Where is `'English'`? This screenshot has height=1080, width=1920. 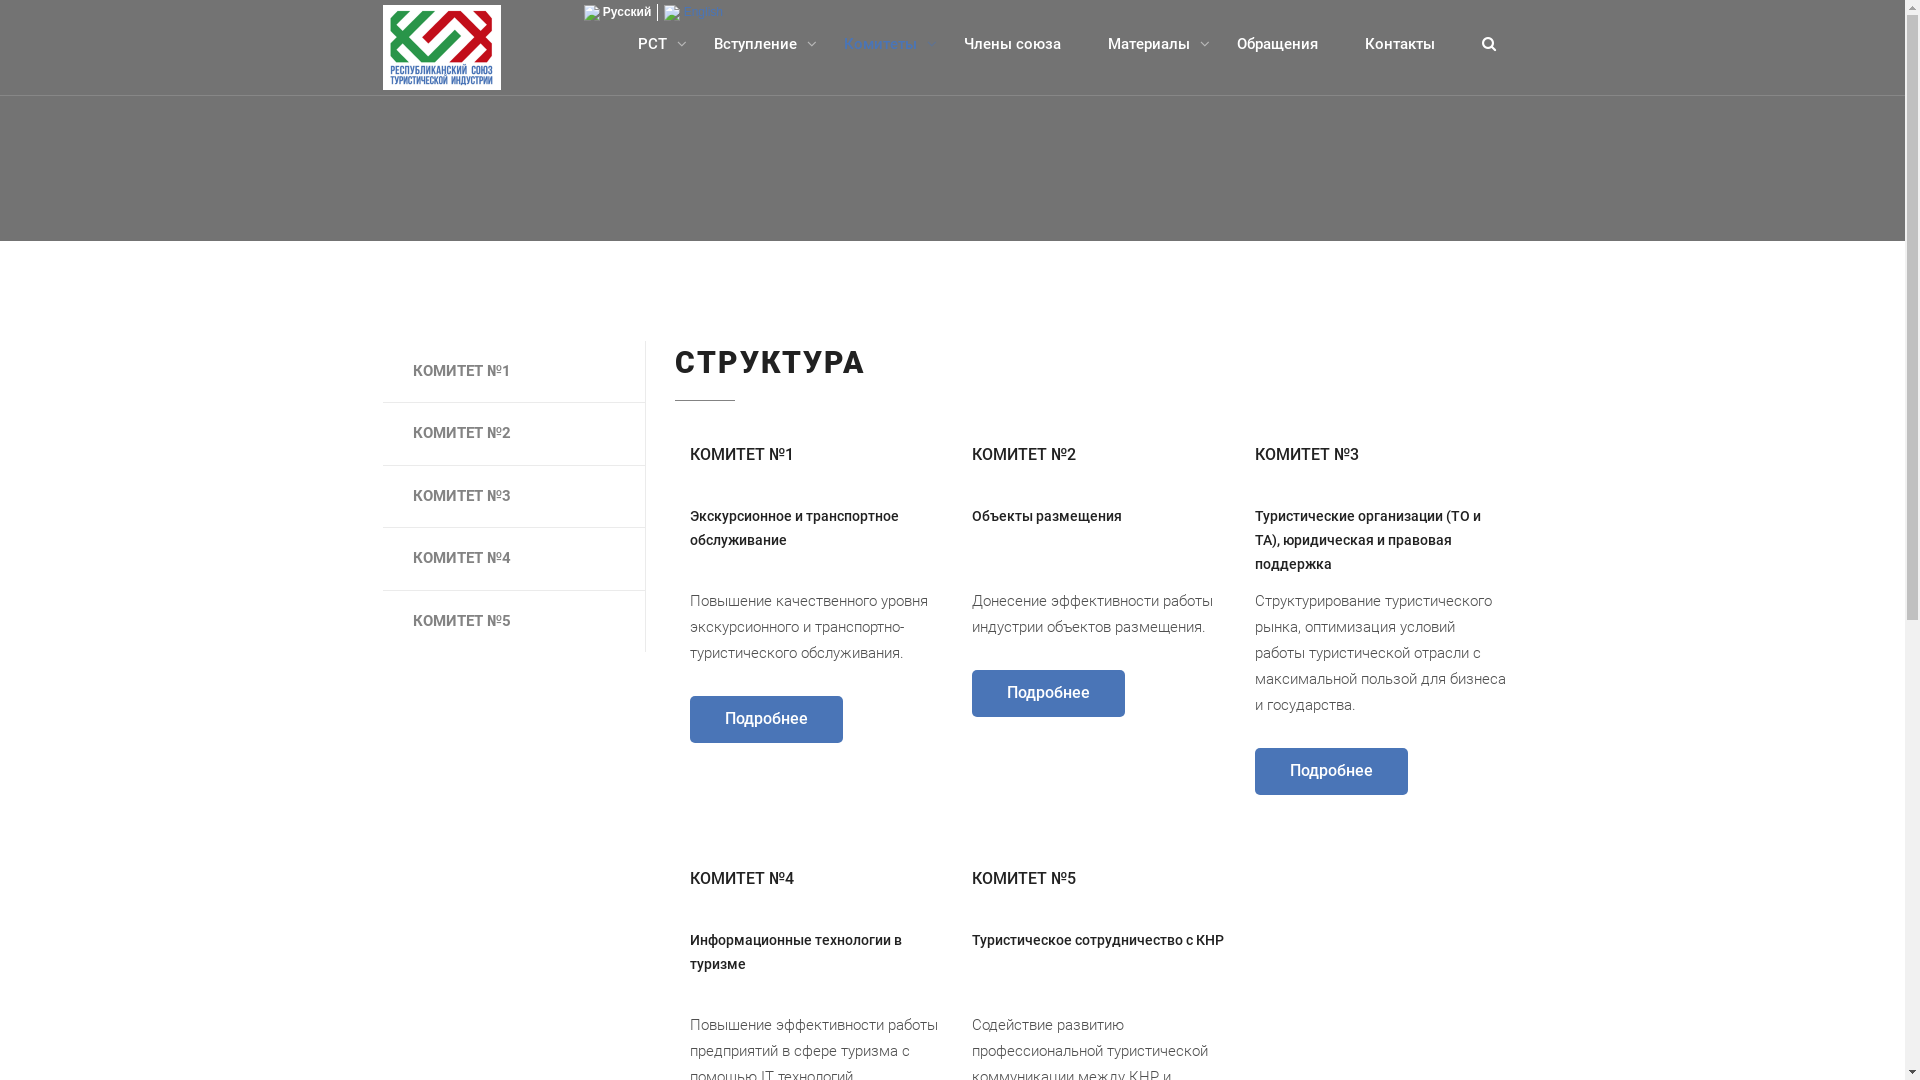 'English' is located at coordinates (693, 11).